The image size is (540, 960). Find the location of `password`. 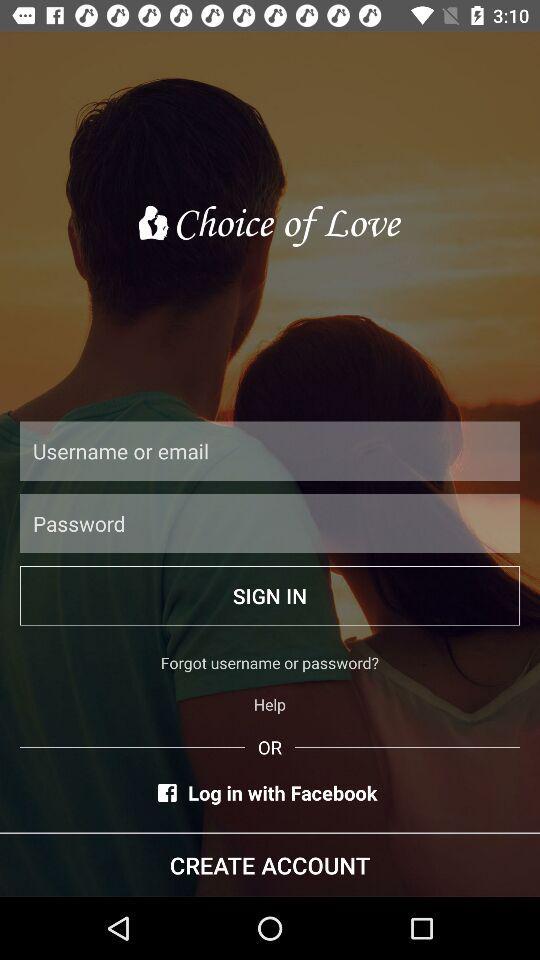

password is located at coordinates (270, 522).